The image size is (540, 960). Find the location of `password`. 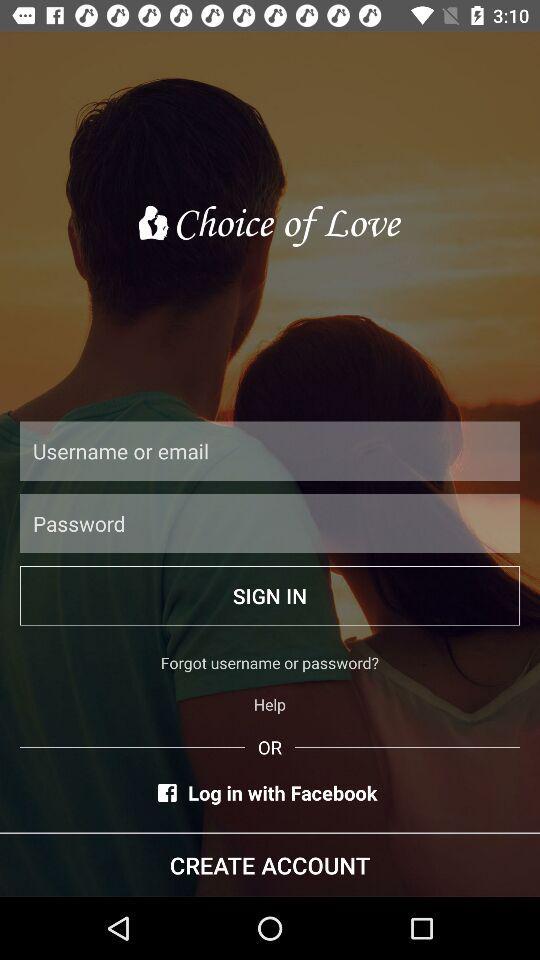

password is located at coordinates (270, 522).